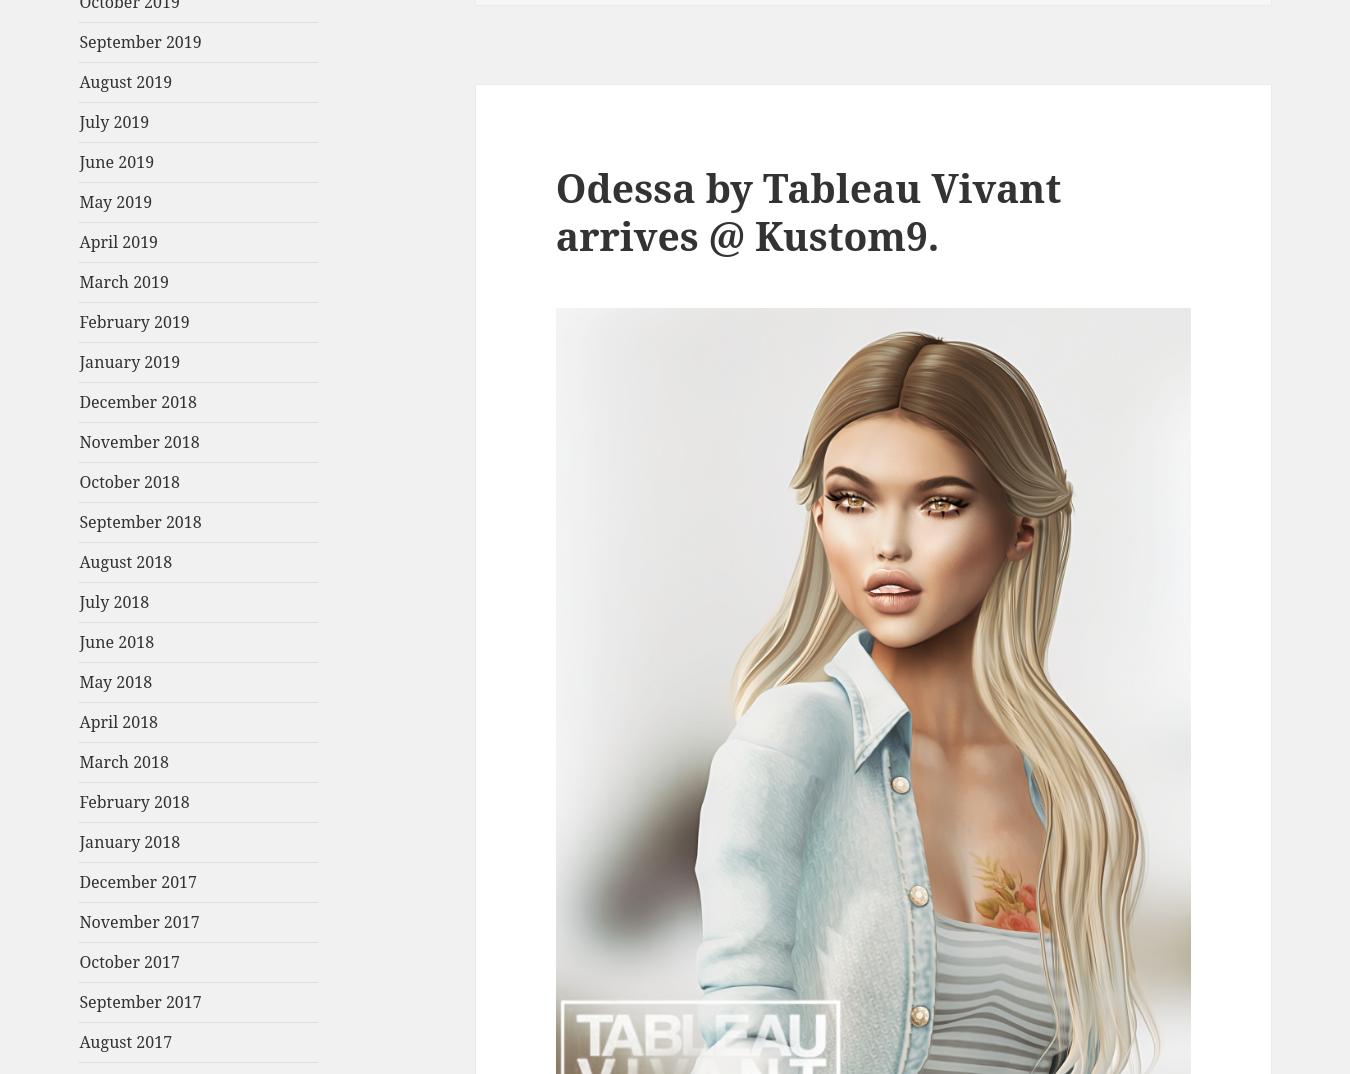 The height and width of the screenshot is (1074, 1350). Describe the element at coordinates (129, 481) in the screenshot. I see `'October 2018'` at that location.